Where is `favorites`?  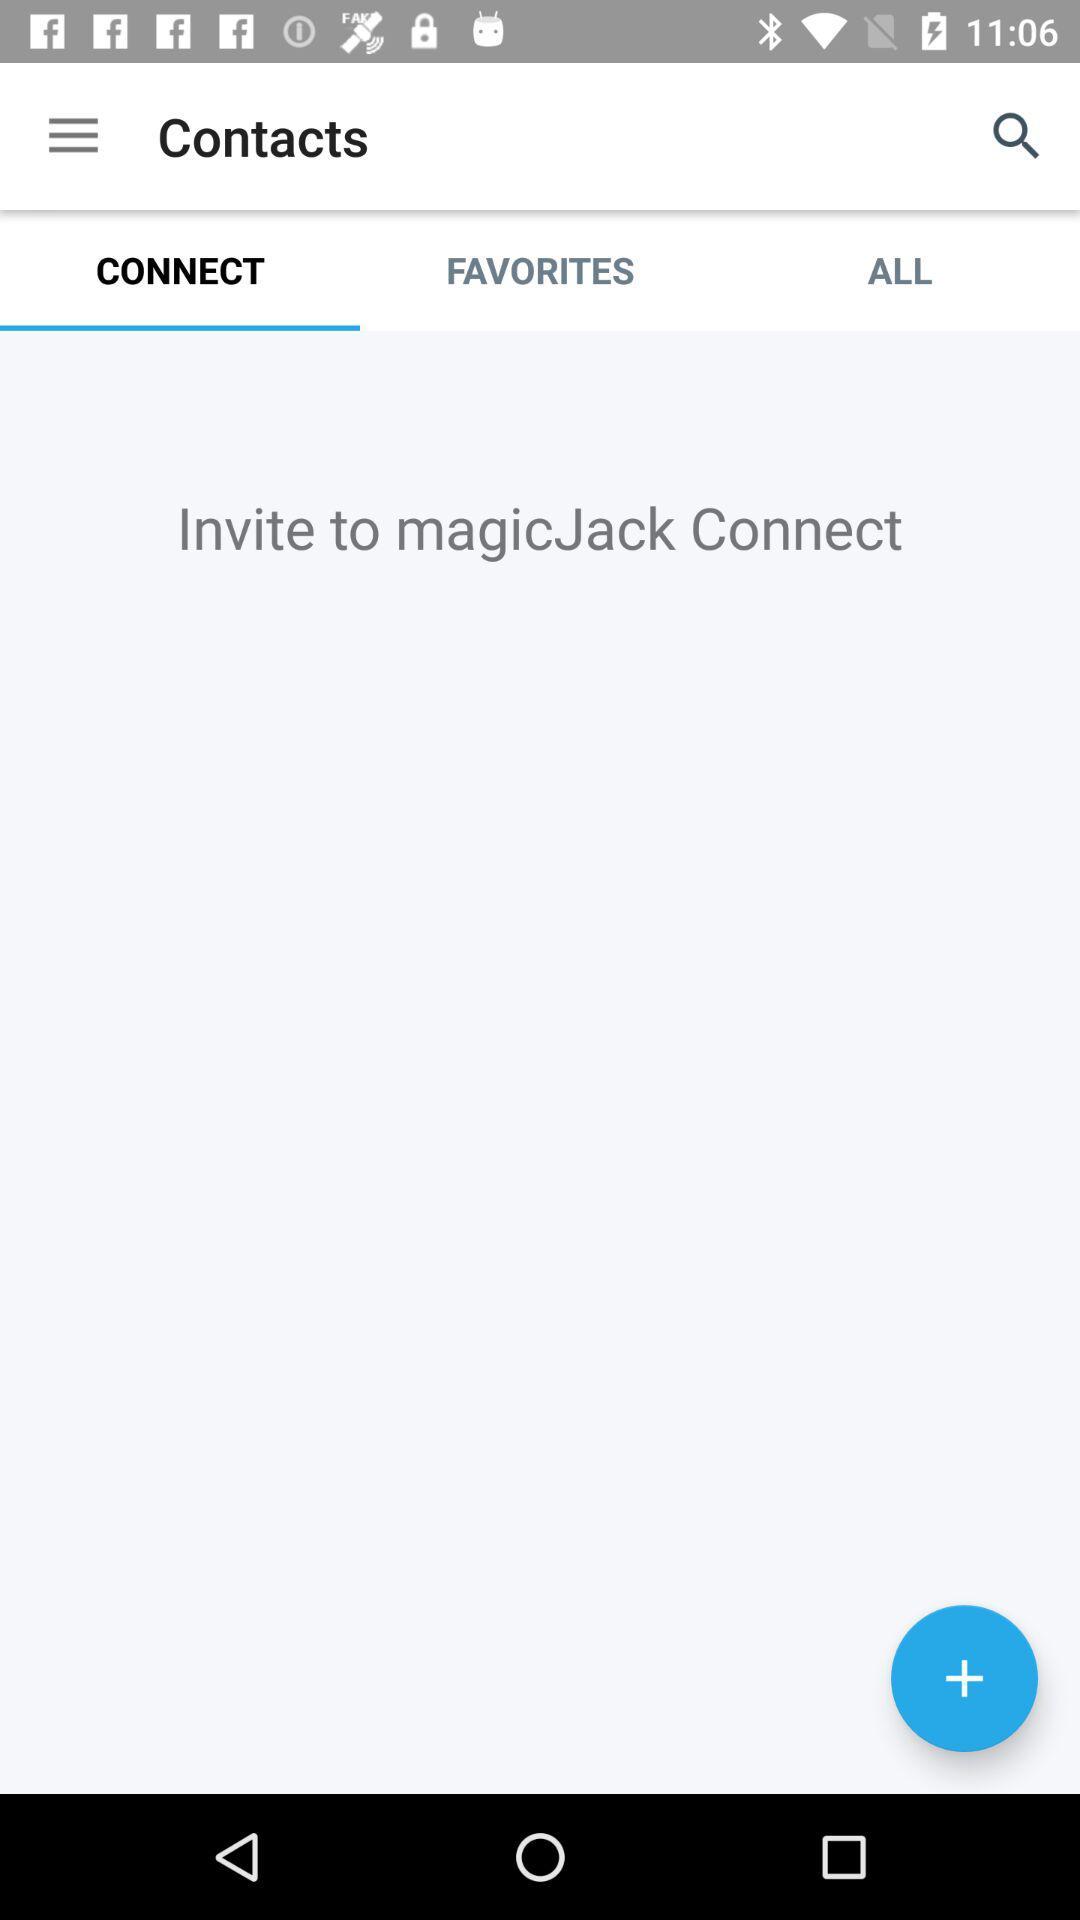
favorites is located at coordinates (540, 269).